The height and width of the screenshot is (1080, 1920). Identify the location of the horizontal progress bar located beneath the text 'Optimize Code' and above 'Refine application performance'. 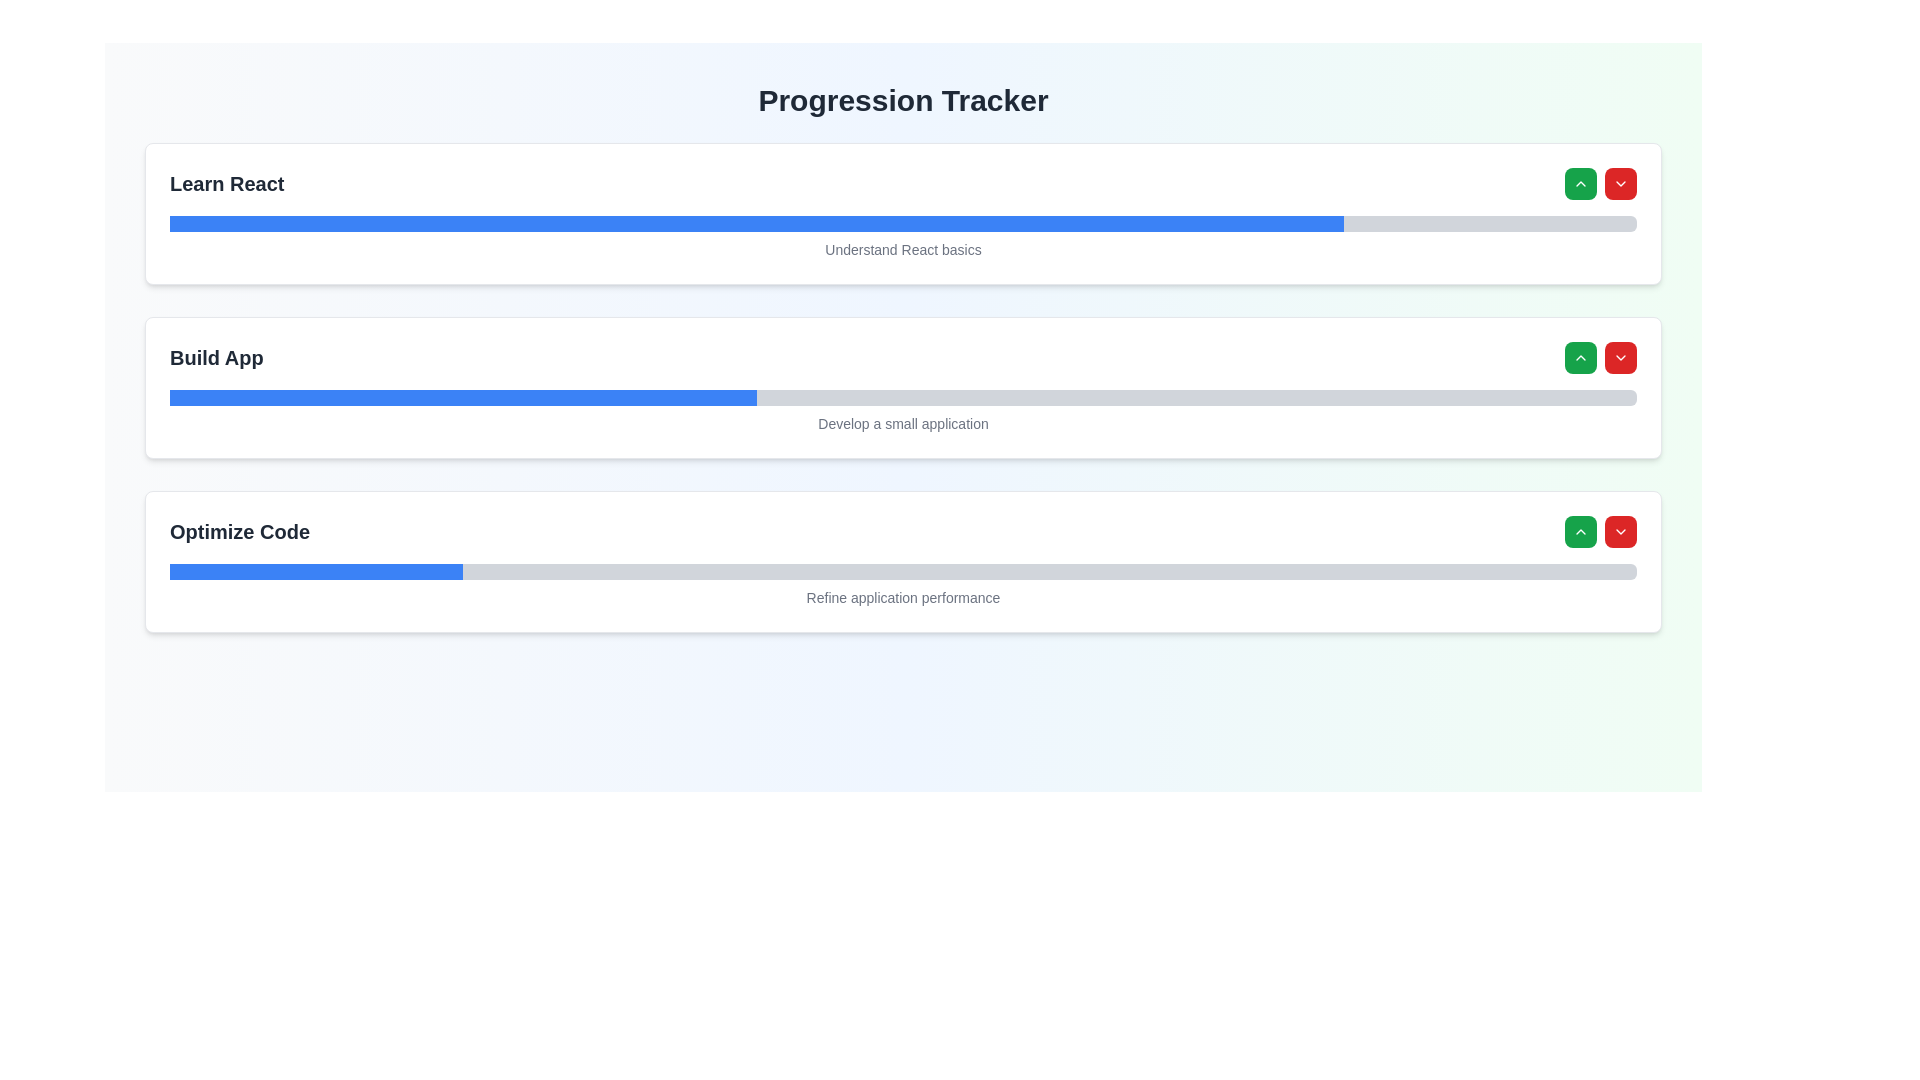
(902, 571).